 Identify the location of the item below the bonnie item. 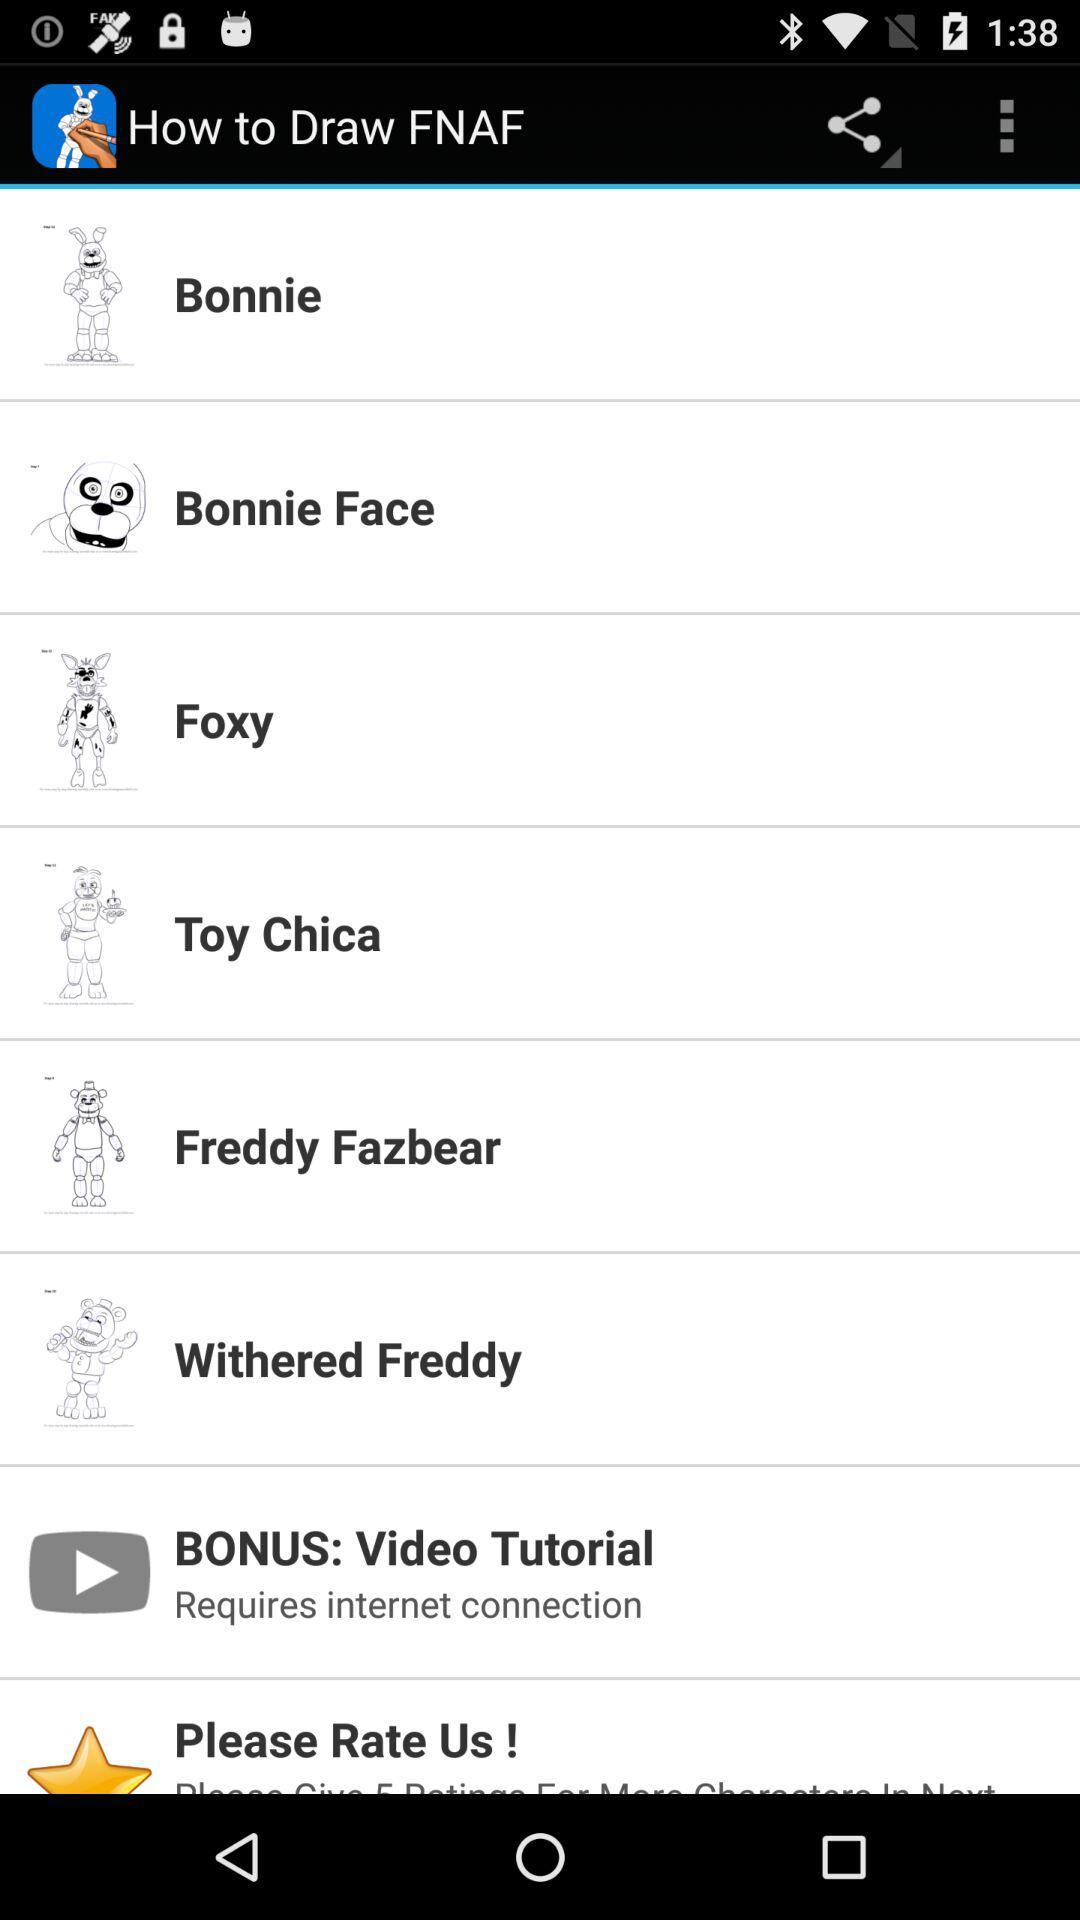
(613, 506).